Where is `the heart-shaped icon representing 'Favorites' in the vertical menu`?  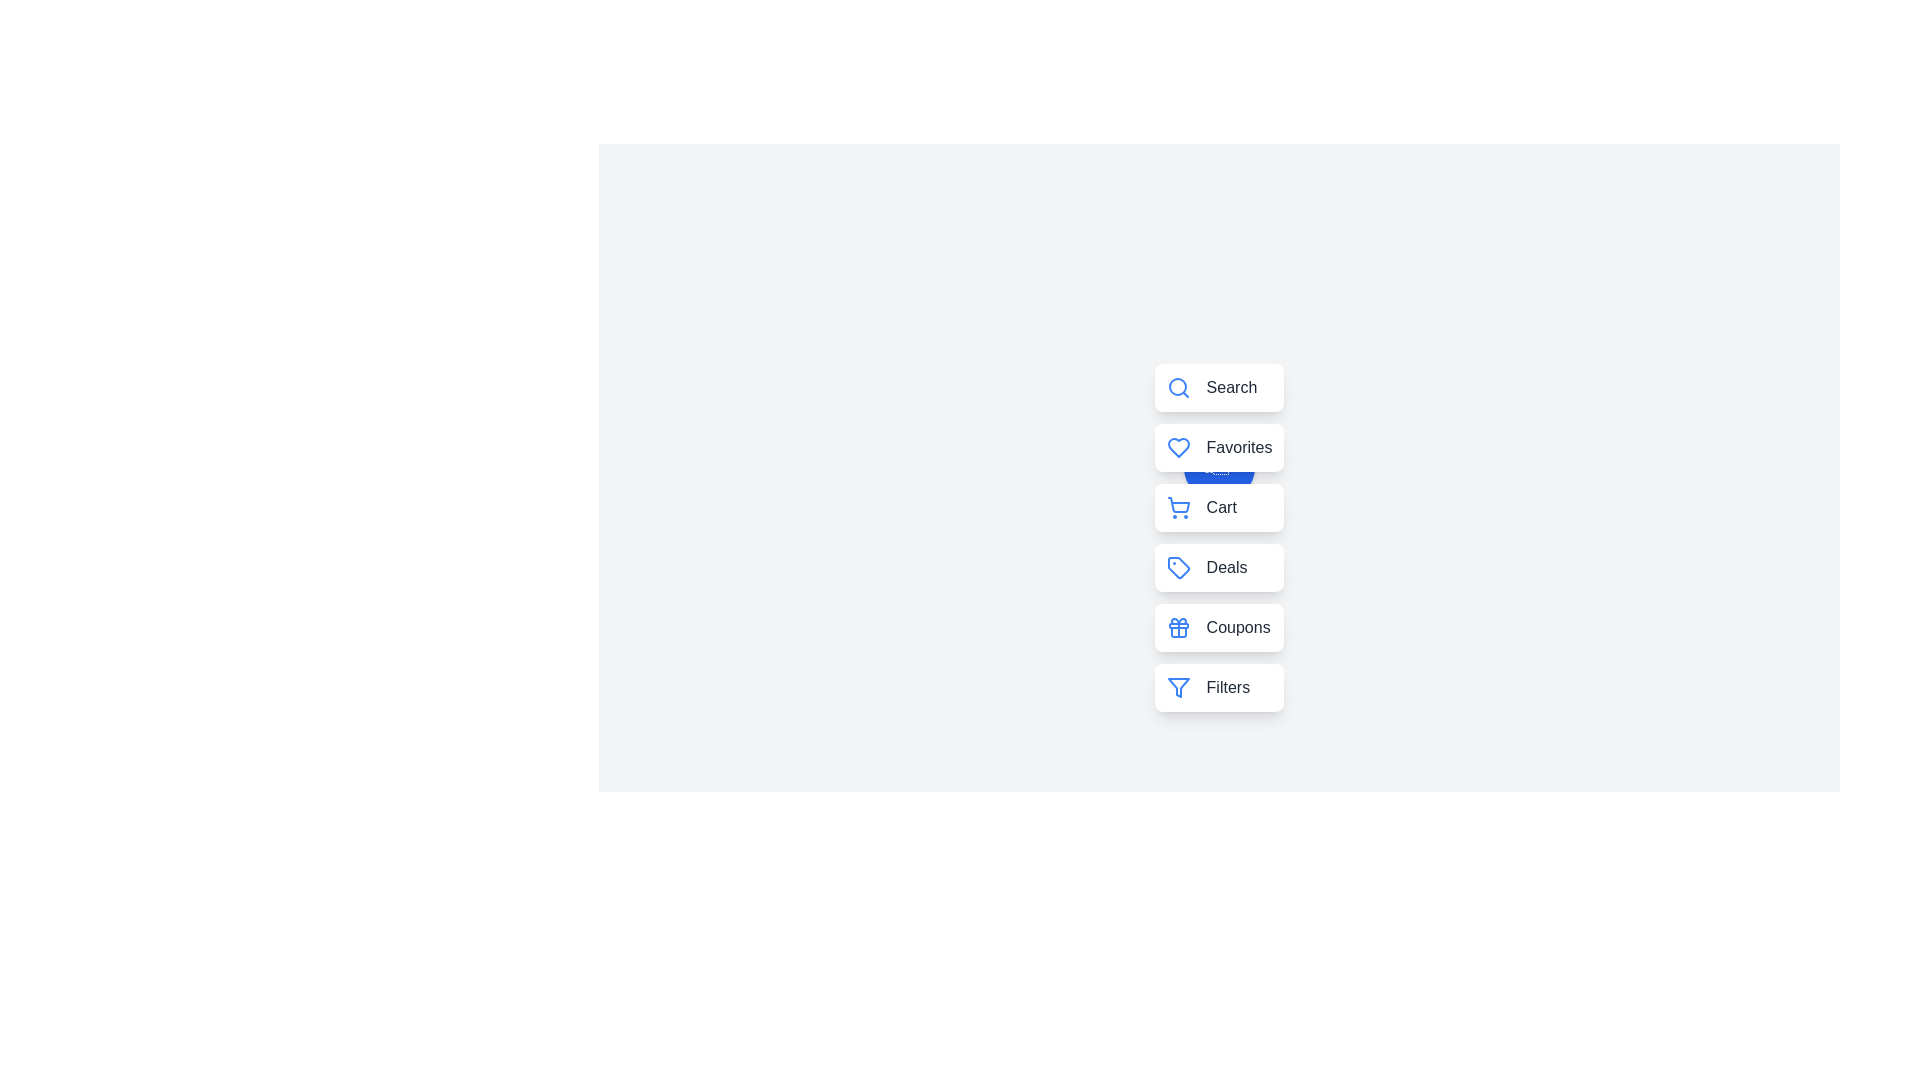
the heart-shaped icon representing 'Favorites' in the vertical menu is located at coordinates (1178, 446).